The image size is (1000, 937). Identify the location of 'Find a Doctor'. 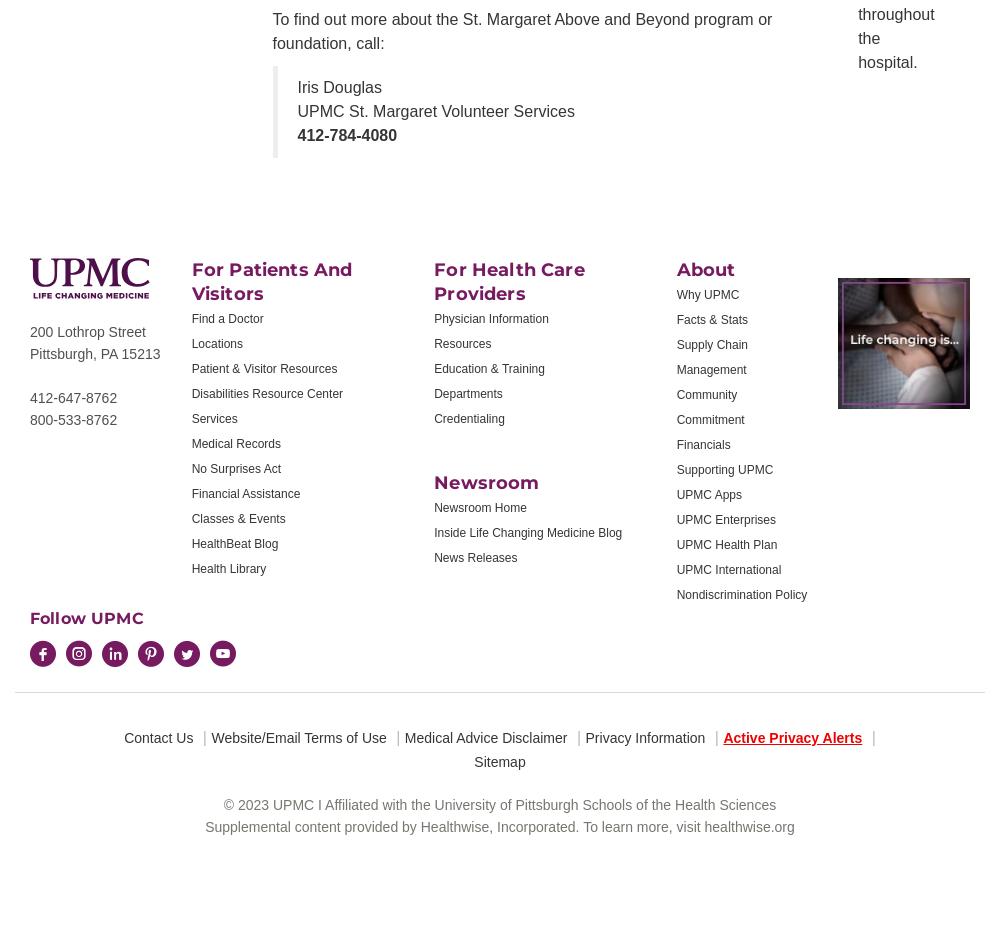
(226, 317).